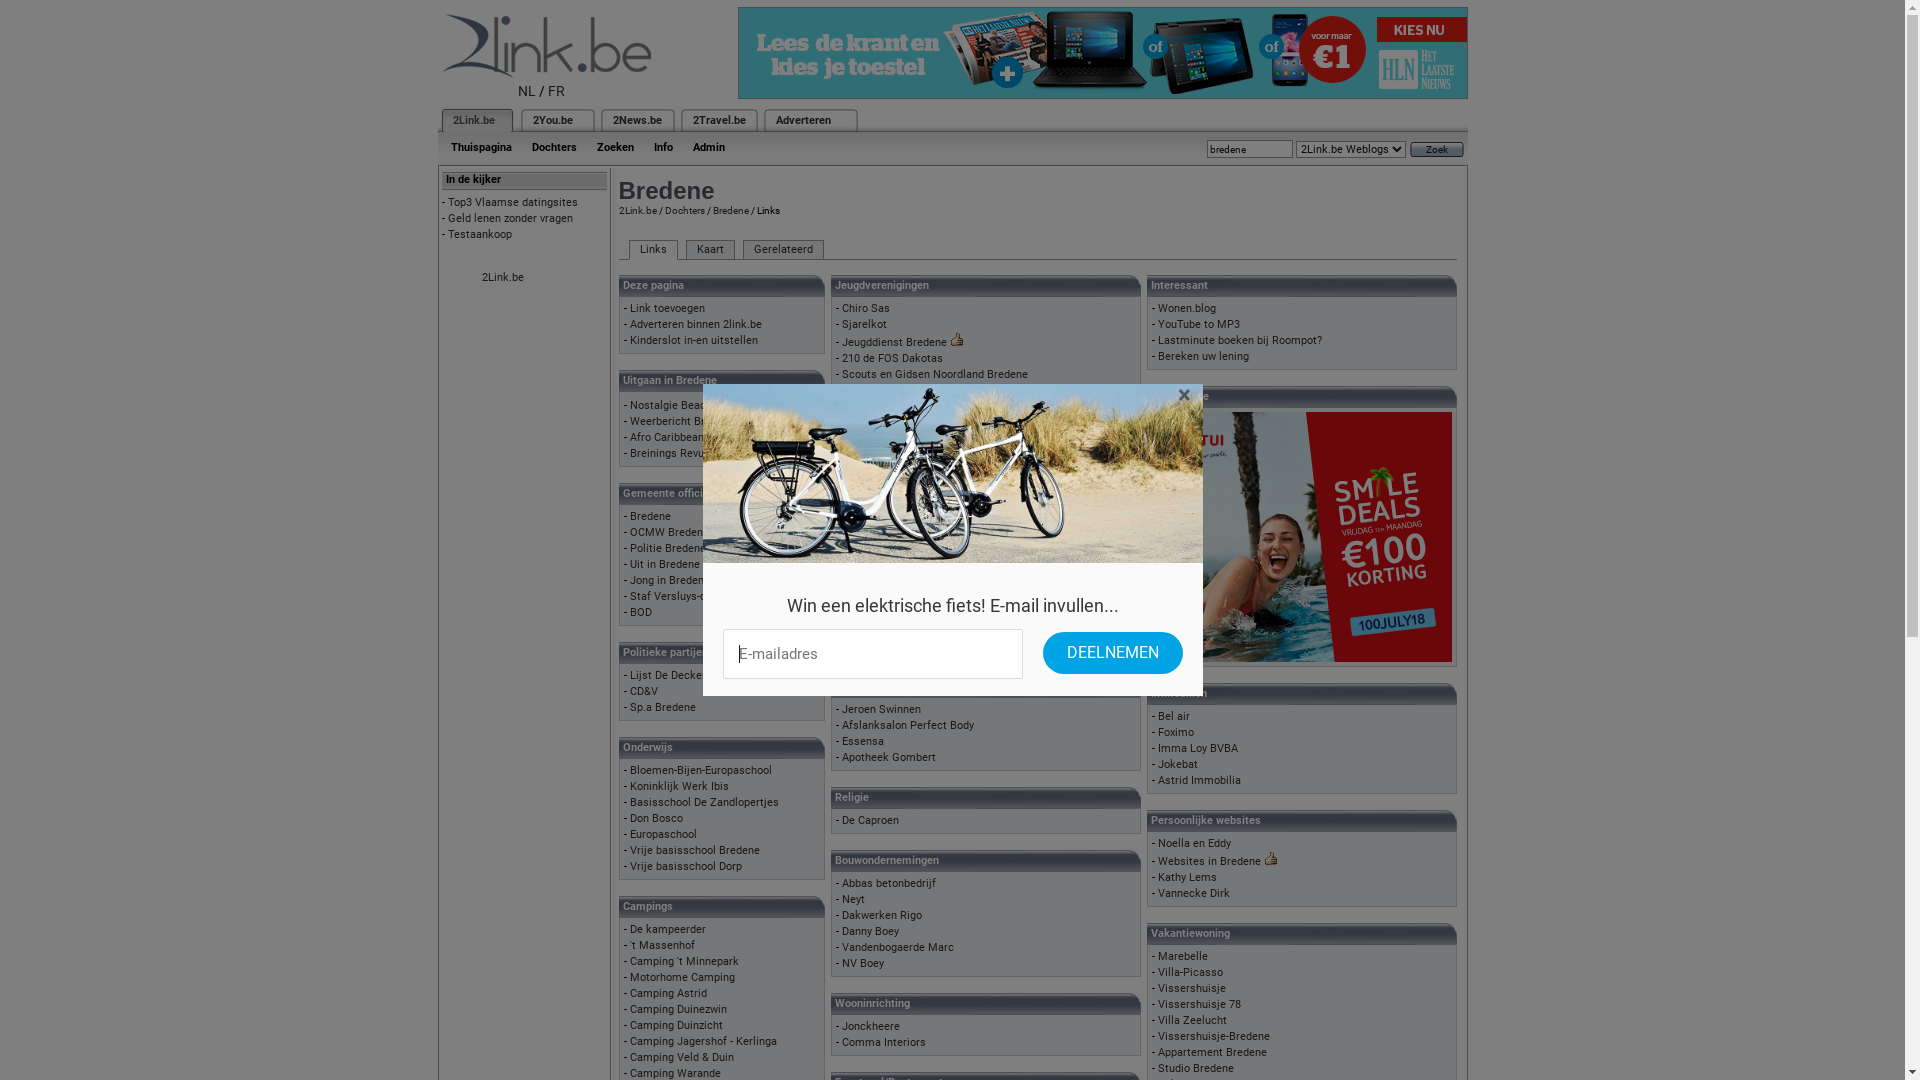 This screenshot has width=1920, height=1080. Describe the element at coordinates (1194, 892) in the screenshot. I see `'Vannecke Dirk'` at that location.